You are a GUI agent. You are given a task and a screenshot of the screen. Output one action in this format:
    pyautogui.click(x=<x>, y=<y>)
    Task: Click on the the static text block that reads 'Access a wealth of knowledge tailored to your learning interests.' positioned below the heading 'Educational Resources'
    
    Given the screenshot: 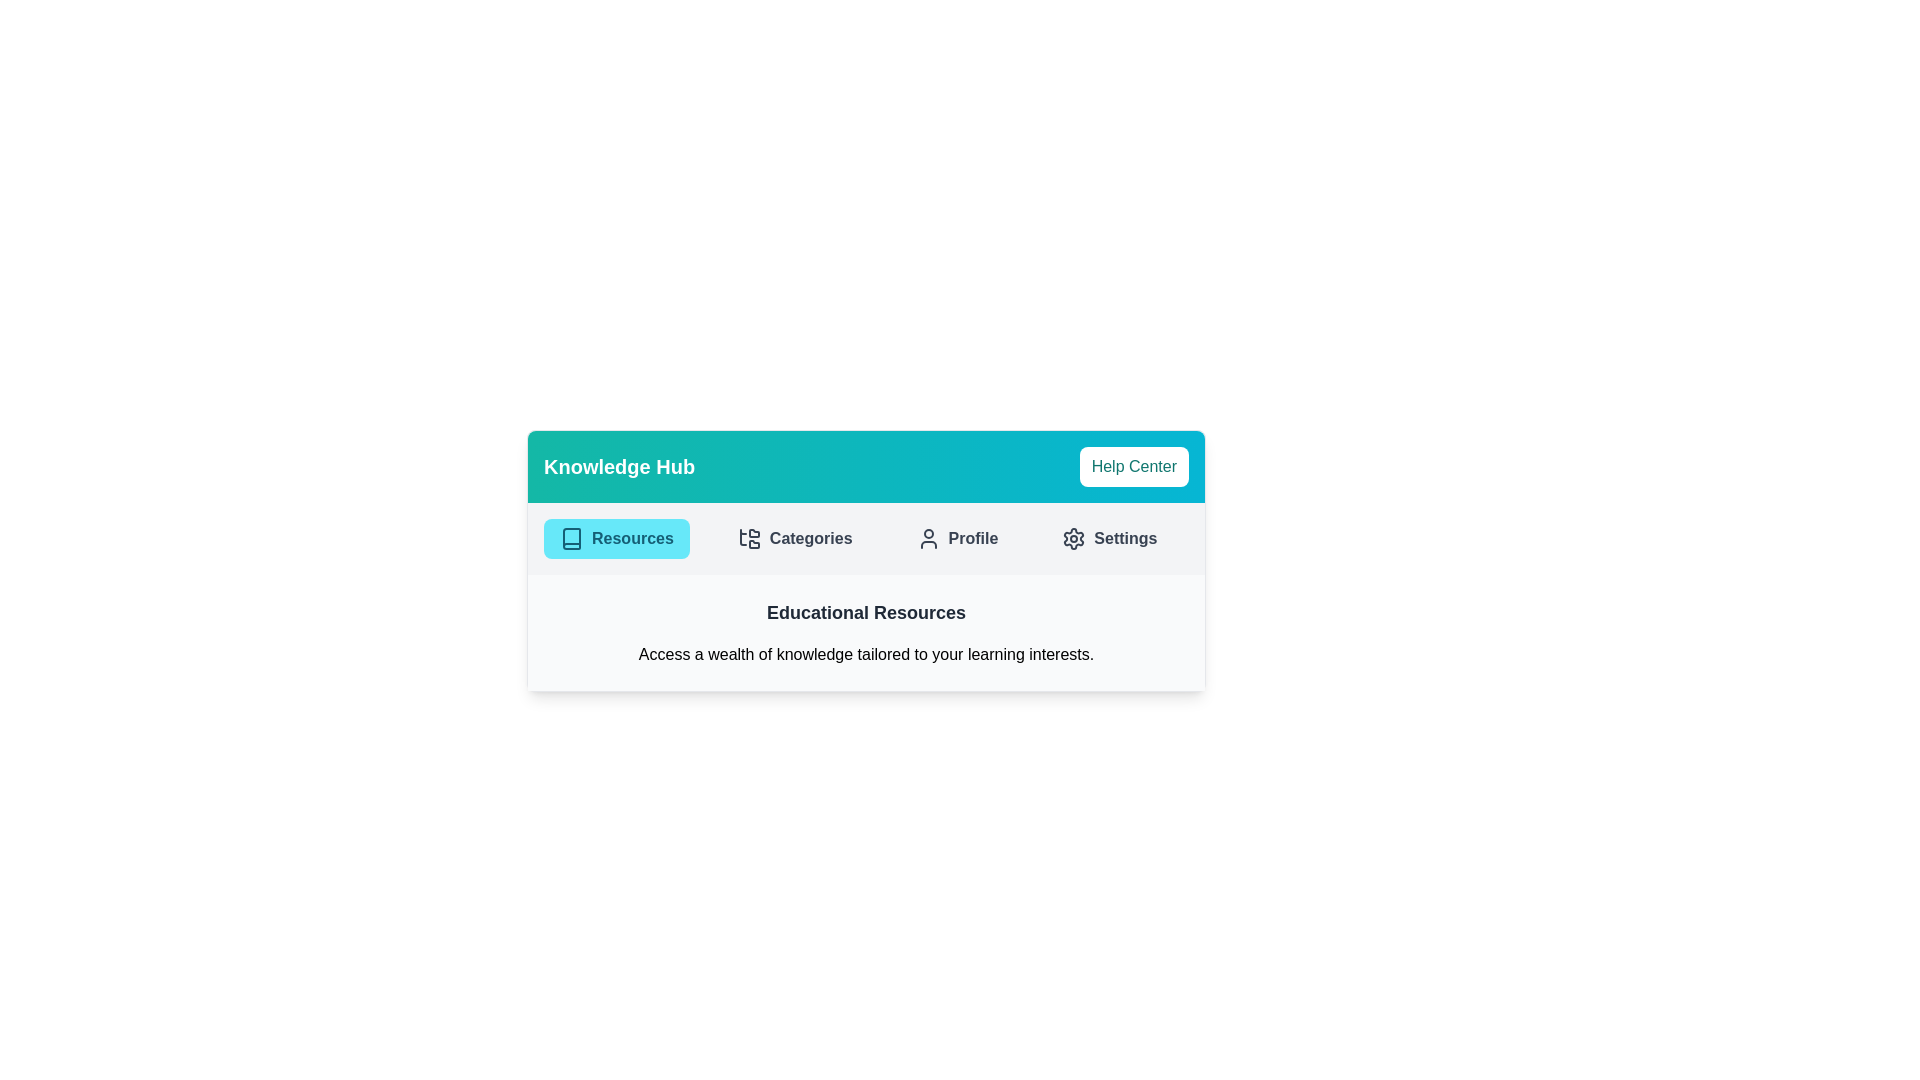 What is the action you would take?
    pyautogui.click(x=866, y=655)
    